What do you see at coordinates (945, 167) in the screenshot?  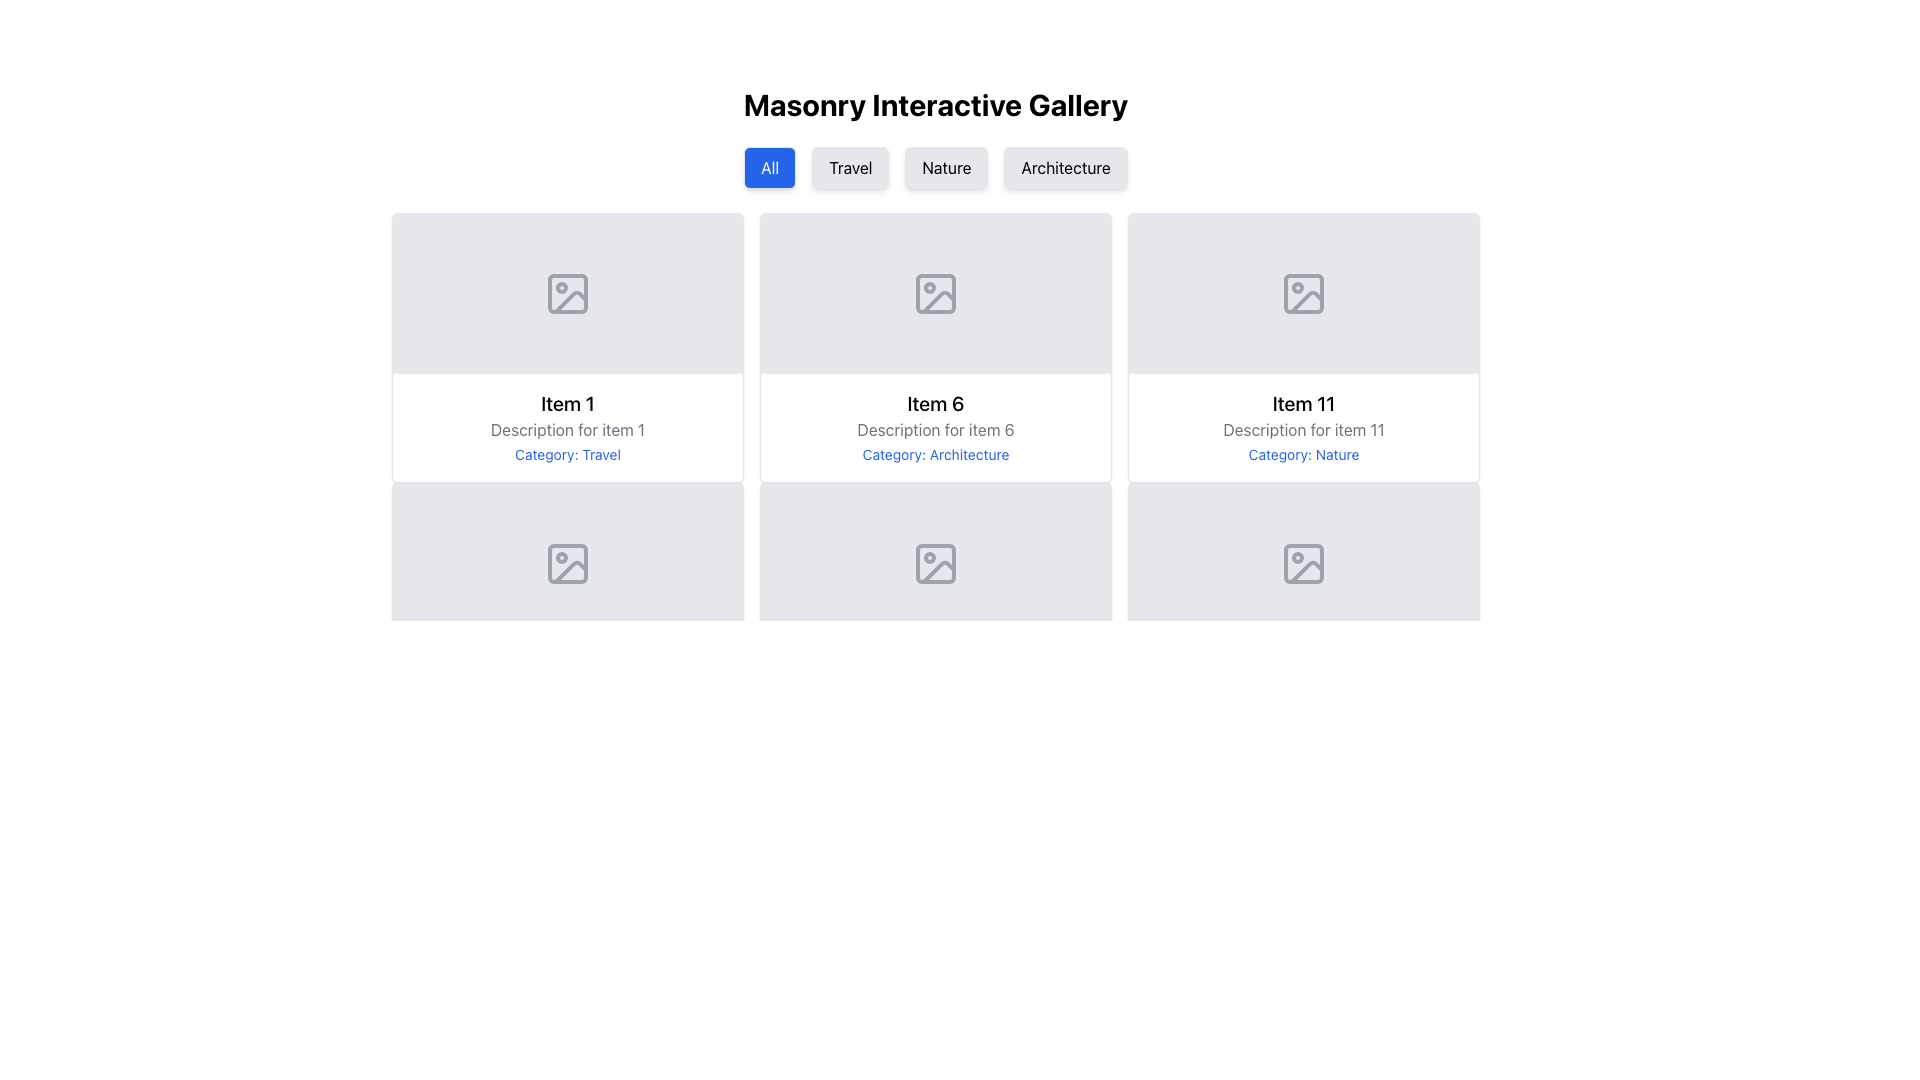 I see `the rectangular button with rounded corners and the text 'Nature'` at bounding box center [945, 167].